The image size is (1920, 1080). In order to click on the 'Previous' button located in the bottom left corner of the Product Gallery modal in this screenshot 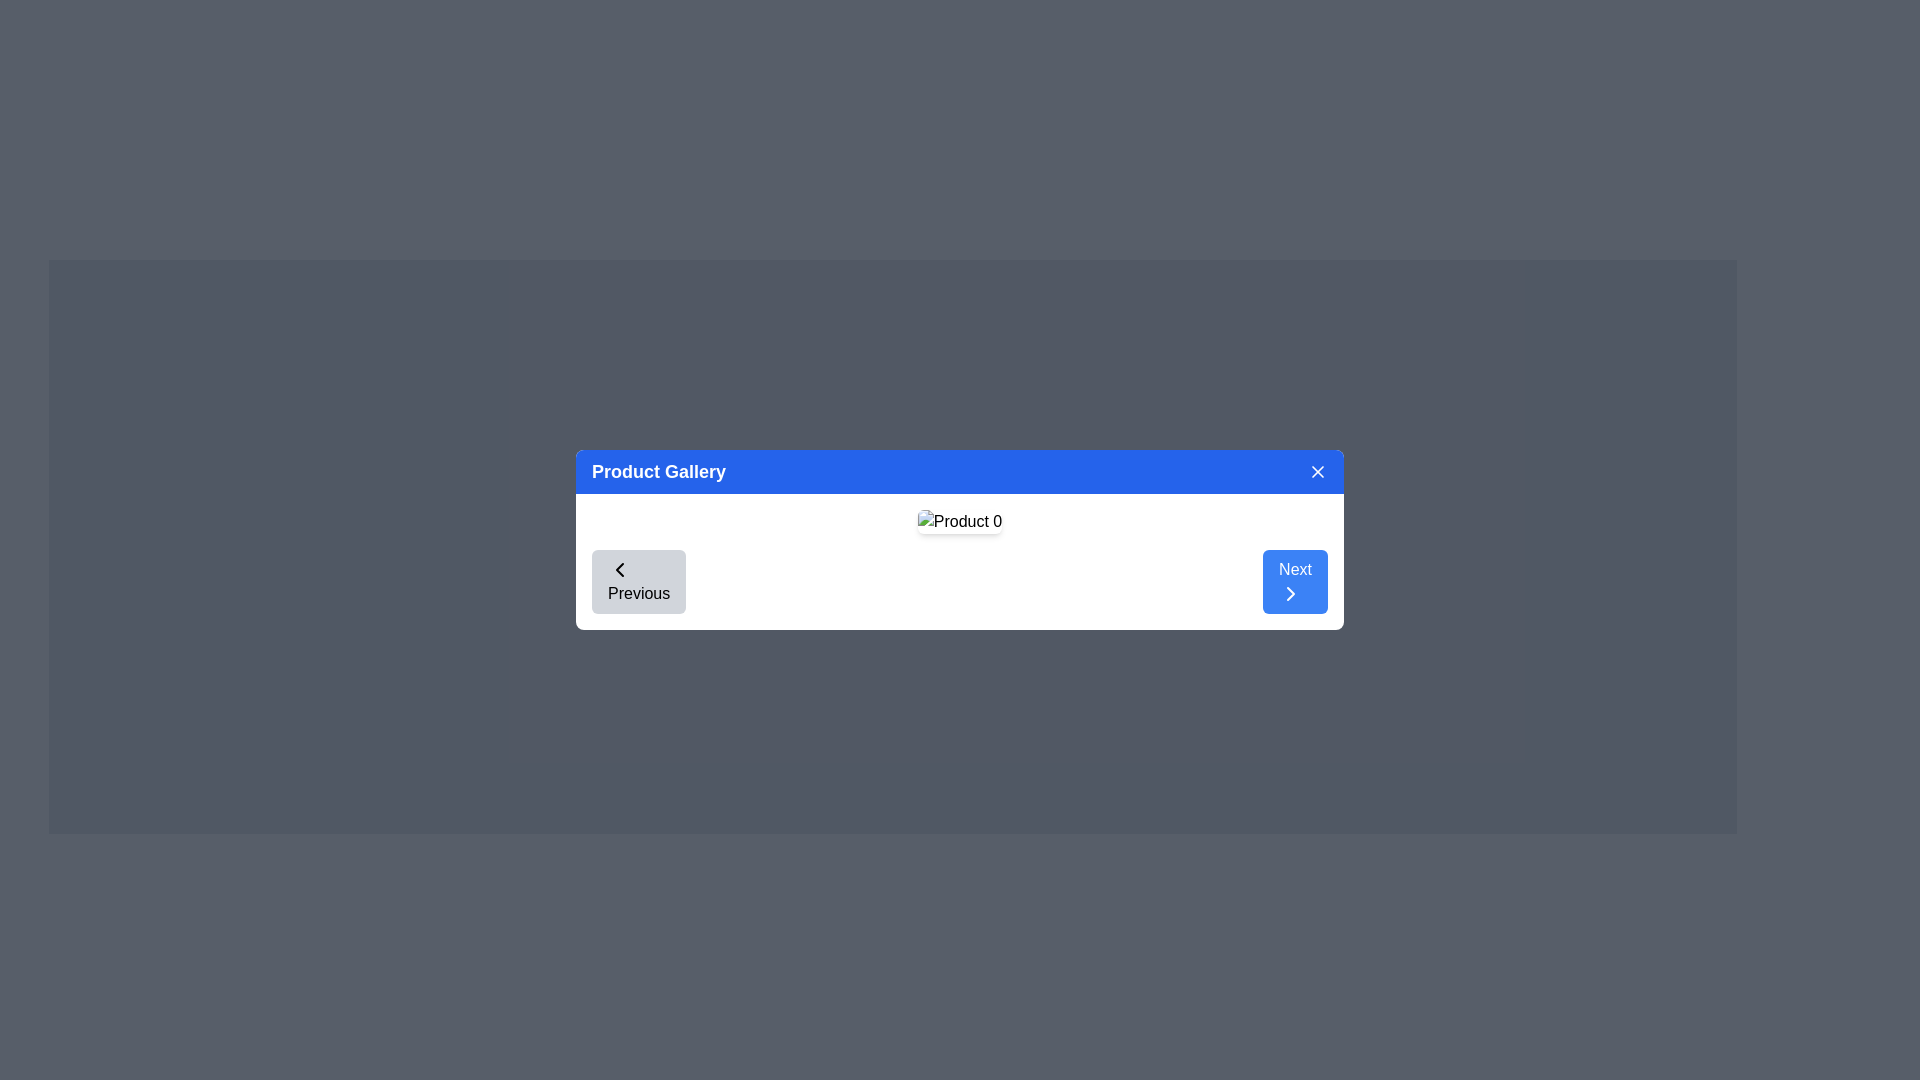, I will do `click(618, 570)`.